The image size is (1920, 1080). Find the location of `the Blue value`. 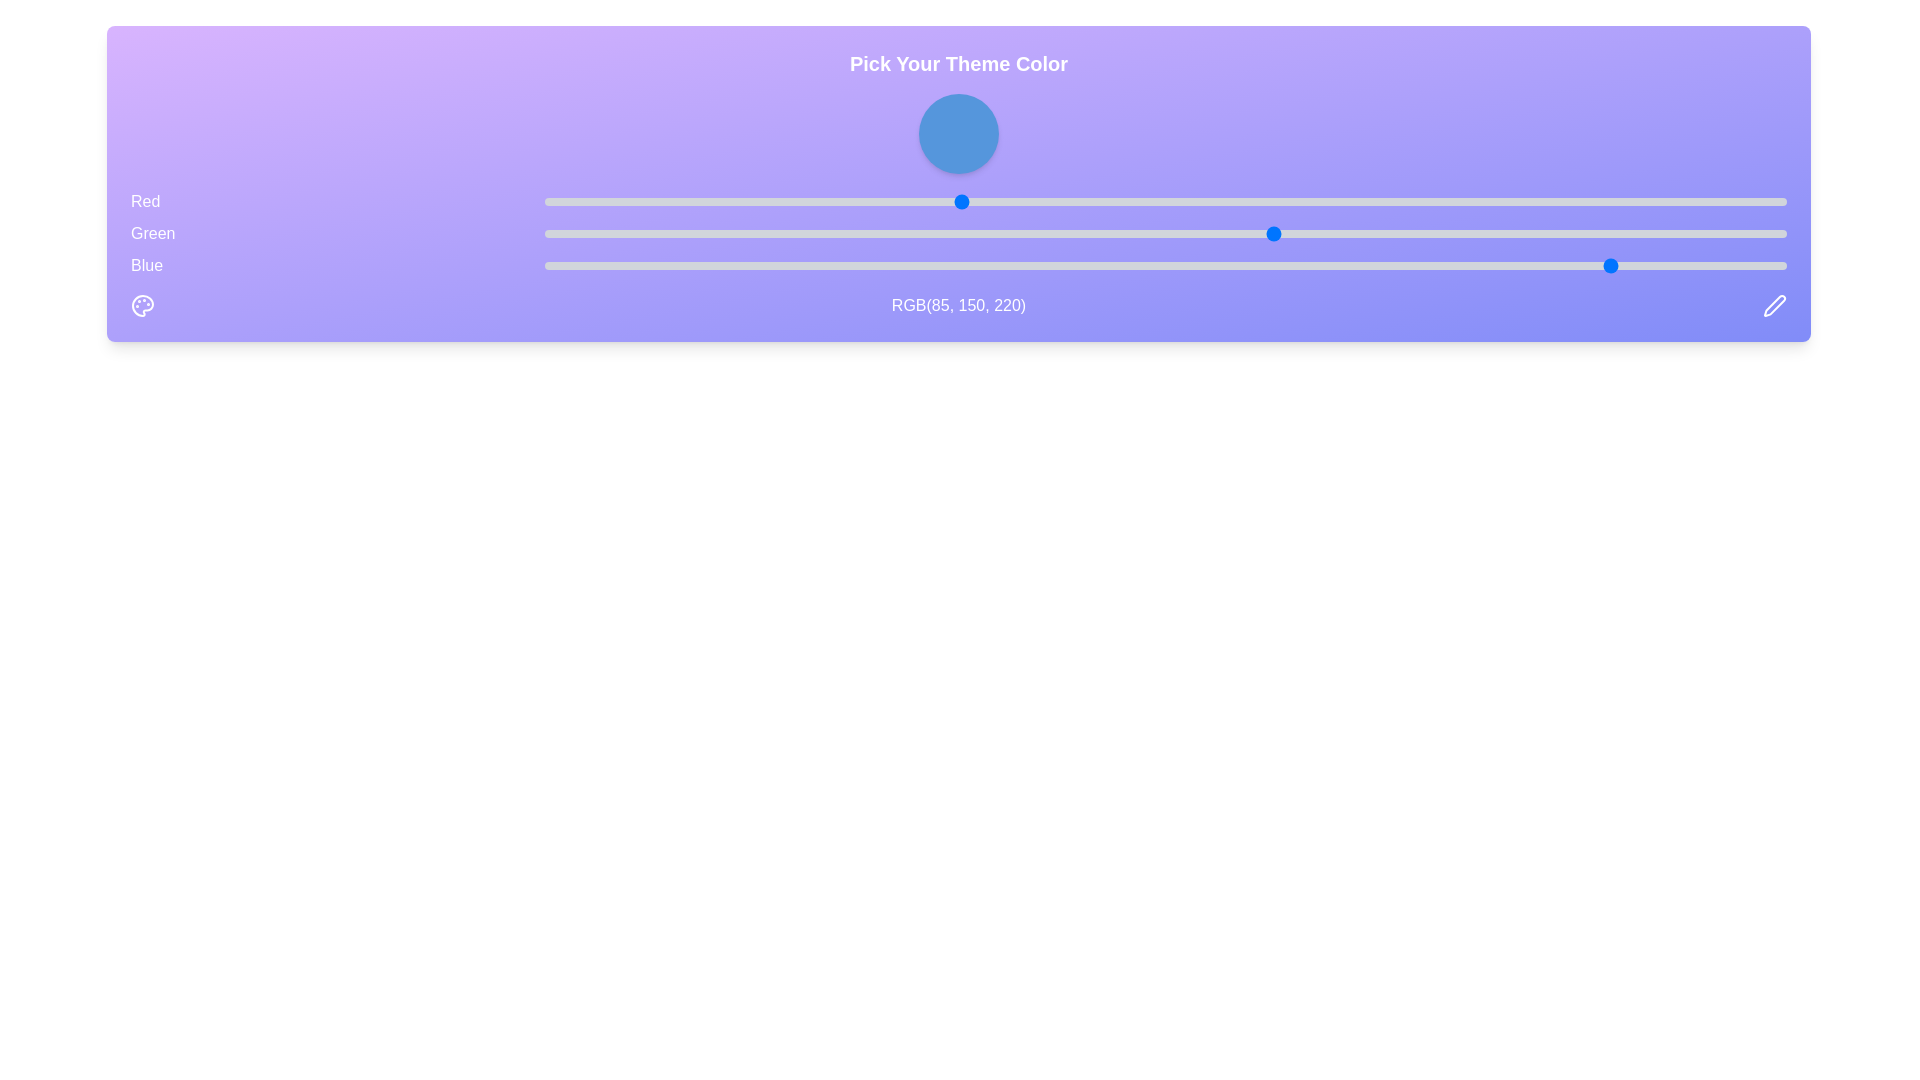

the Blue value is located at coordinates (1371, 265).